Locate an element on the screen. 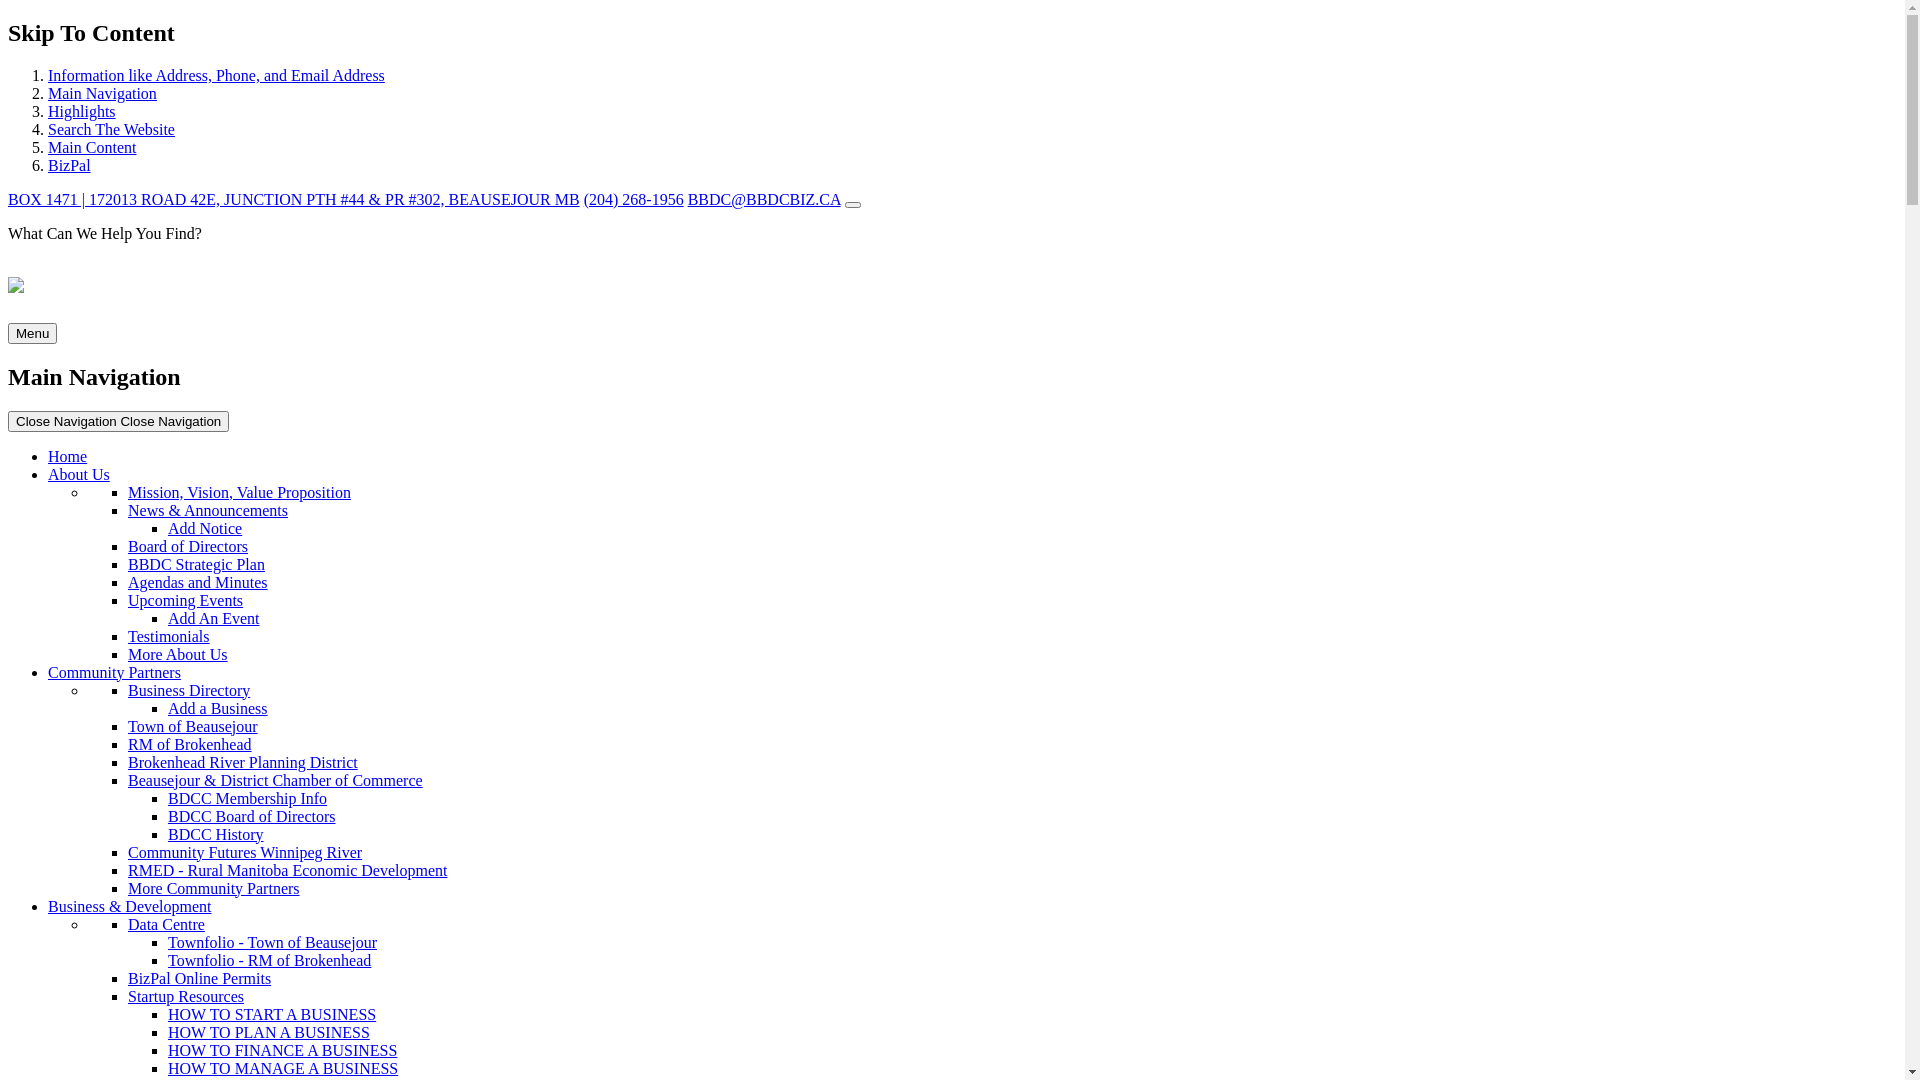  'Testimonials' is located at coordinates (168, 636).